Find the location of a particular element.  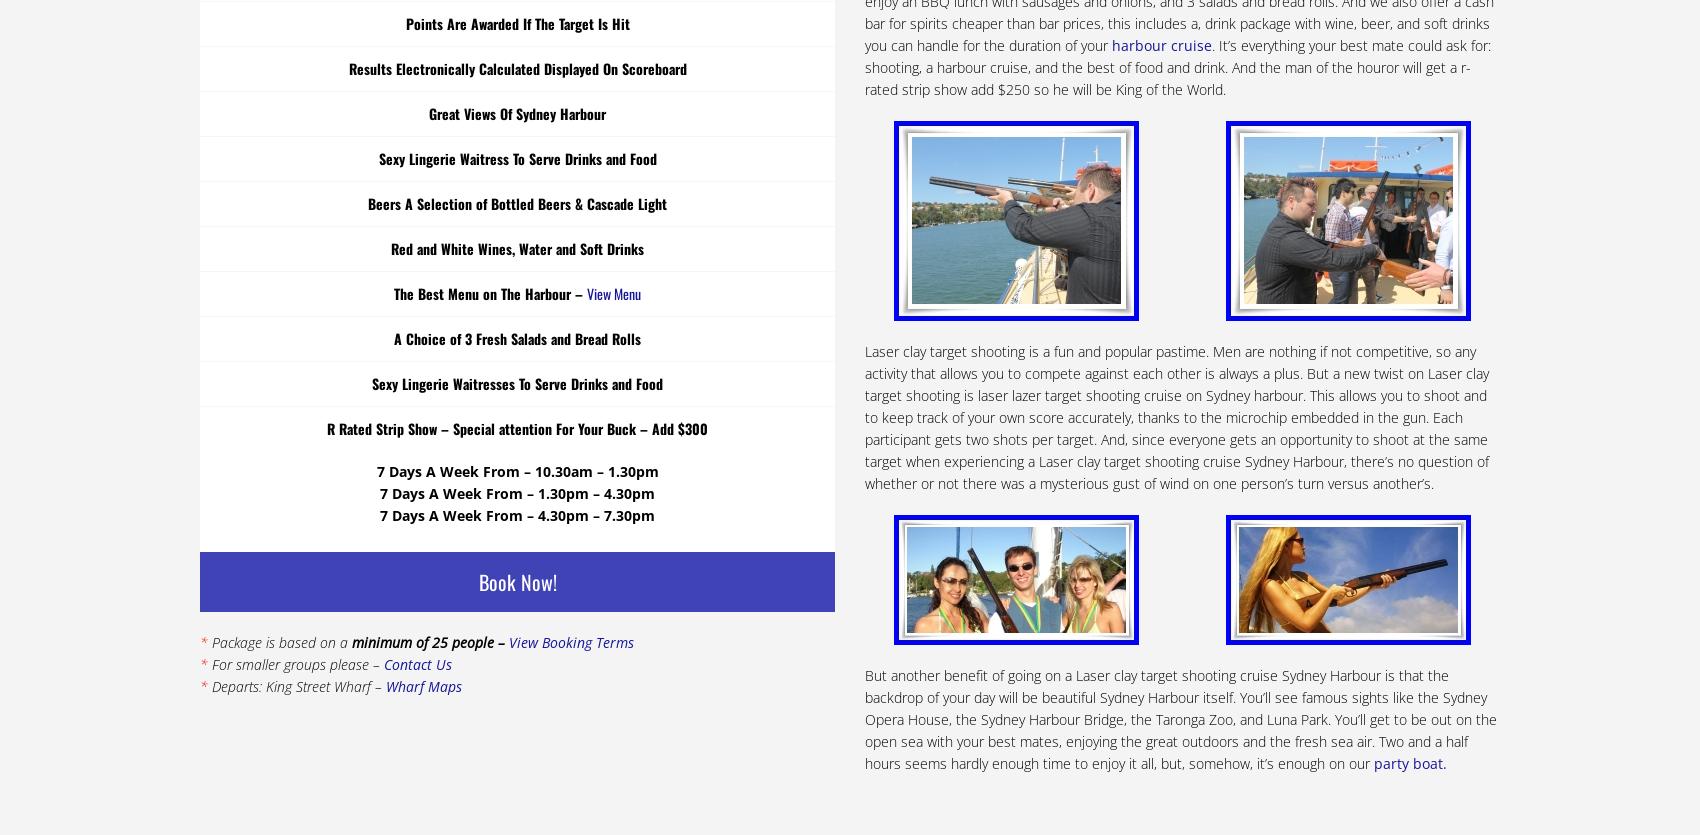

'harbour cruise' is located at coordinates (1161, 44).